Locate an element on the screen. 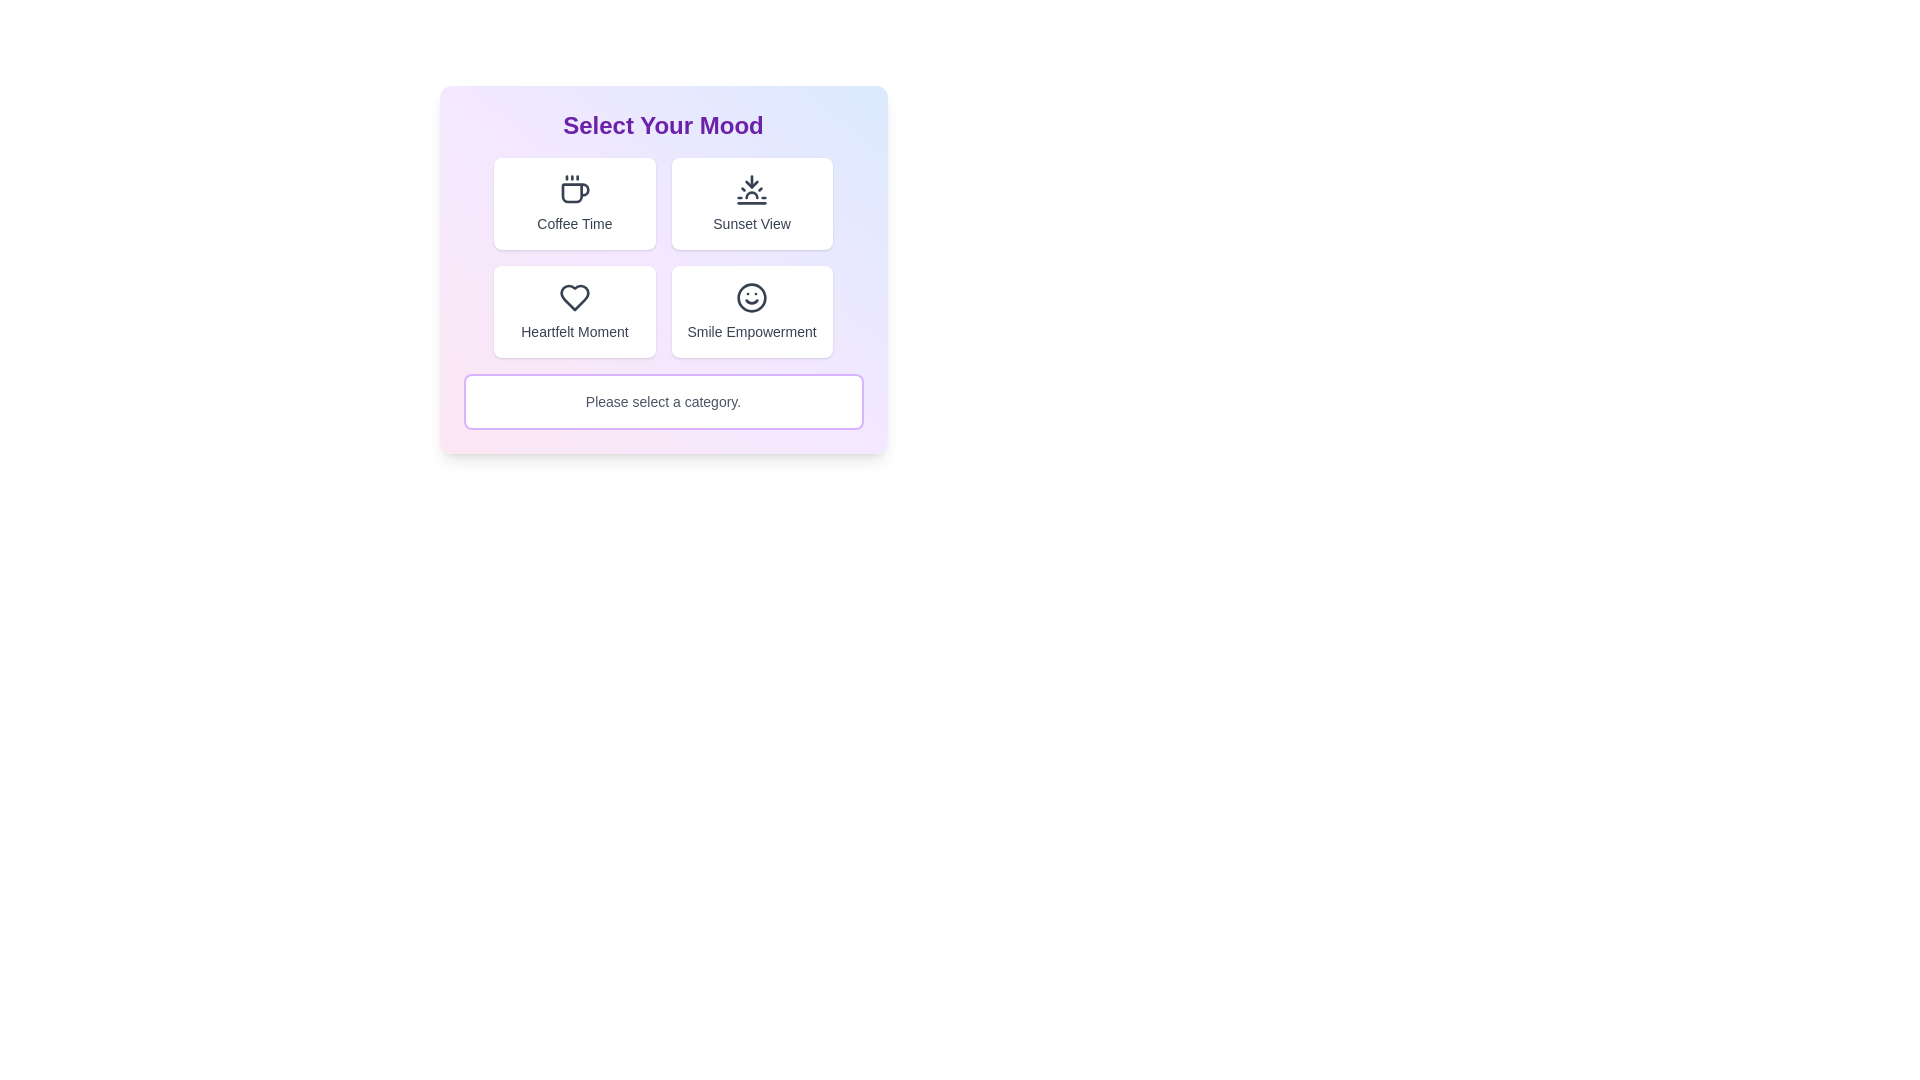 The height and width of the screenshot is (1080, 1920). the decorative coffee cup icon representing the 'Coffee Time' option located in the top-left section of the grid is located at coordinates (573, 189).